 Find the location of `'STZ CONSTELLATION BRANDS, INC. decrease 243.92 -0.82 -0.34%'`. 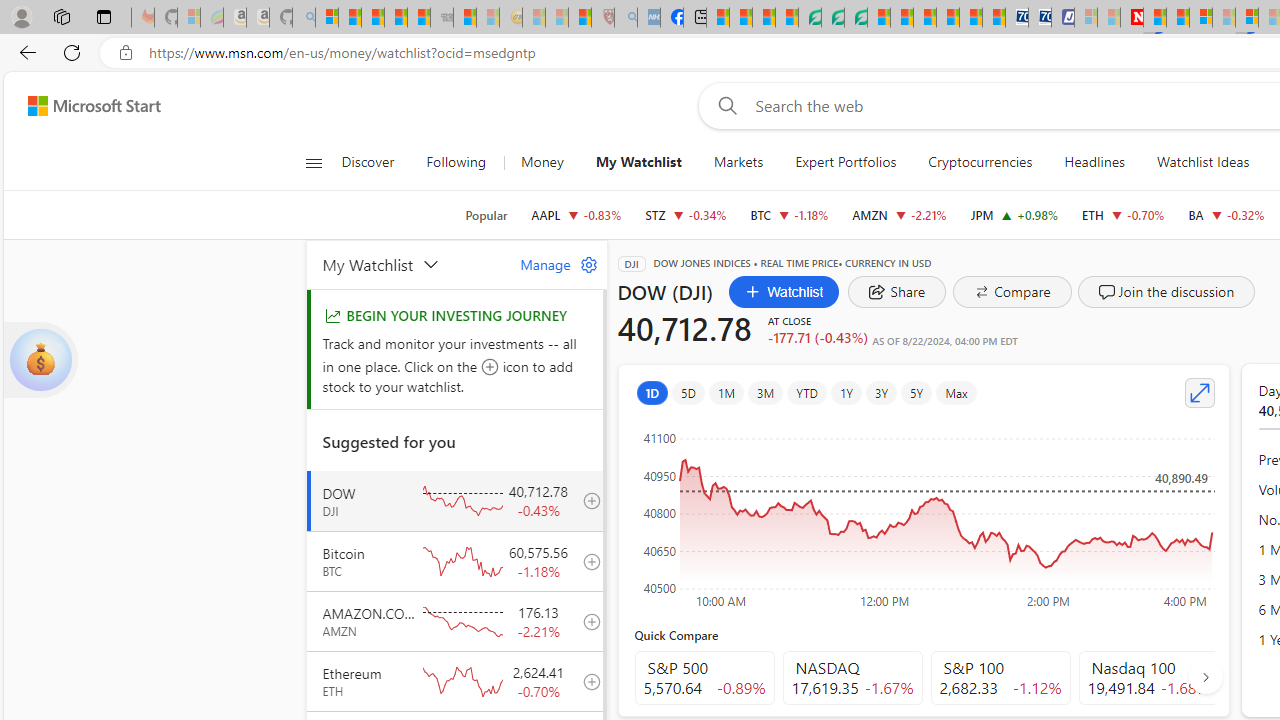

'STZ CONSTELLATION BRANDS, INC. decrease 243.92 -0.82 -0.34%' is located at coordinates (686, 214).